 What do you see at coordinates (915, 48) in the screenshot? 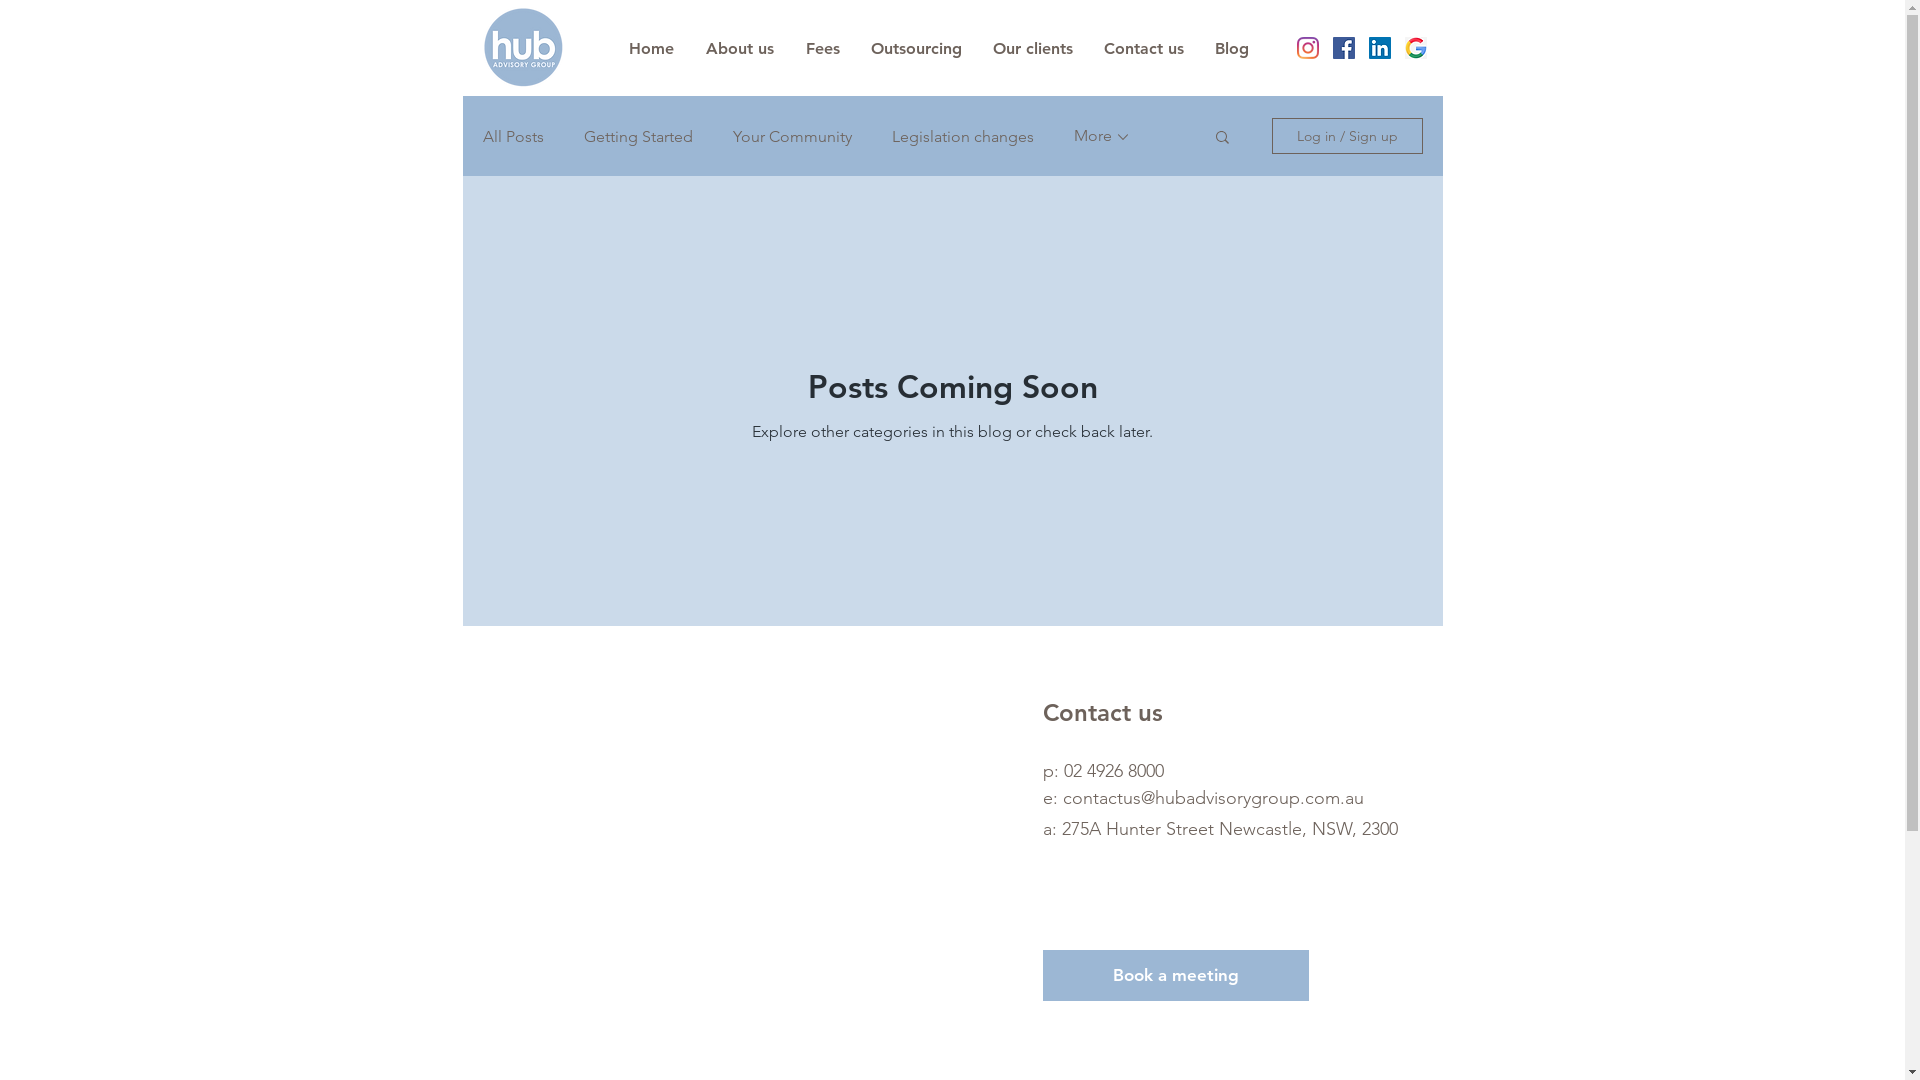
I see `'Outsourcing'` at bounding box center [915, 48].